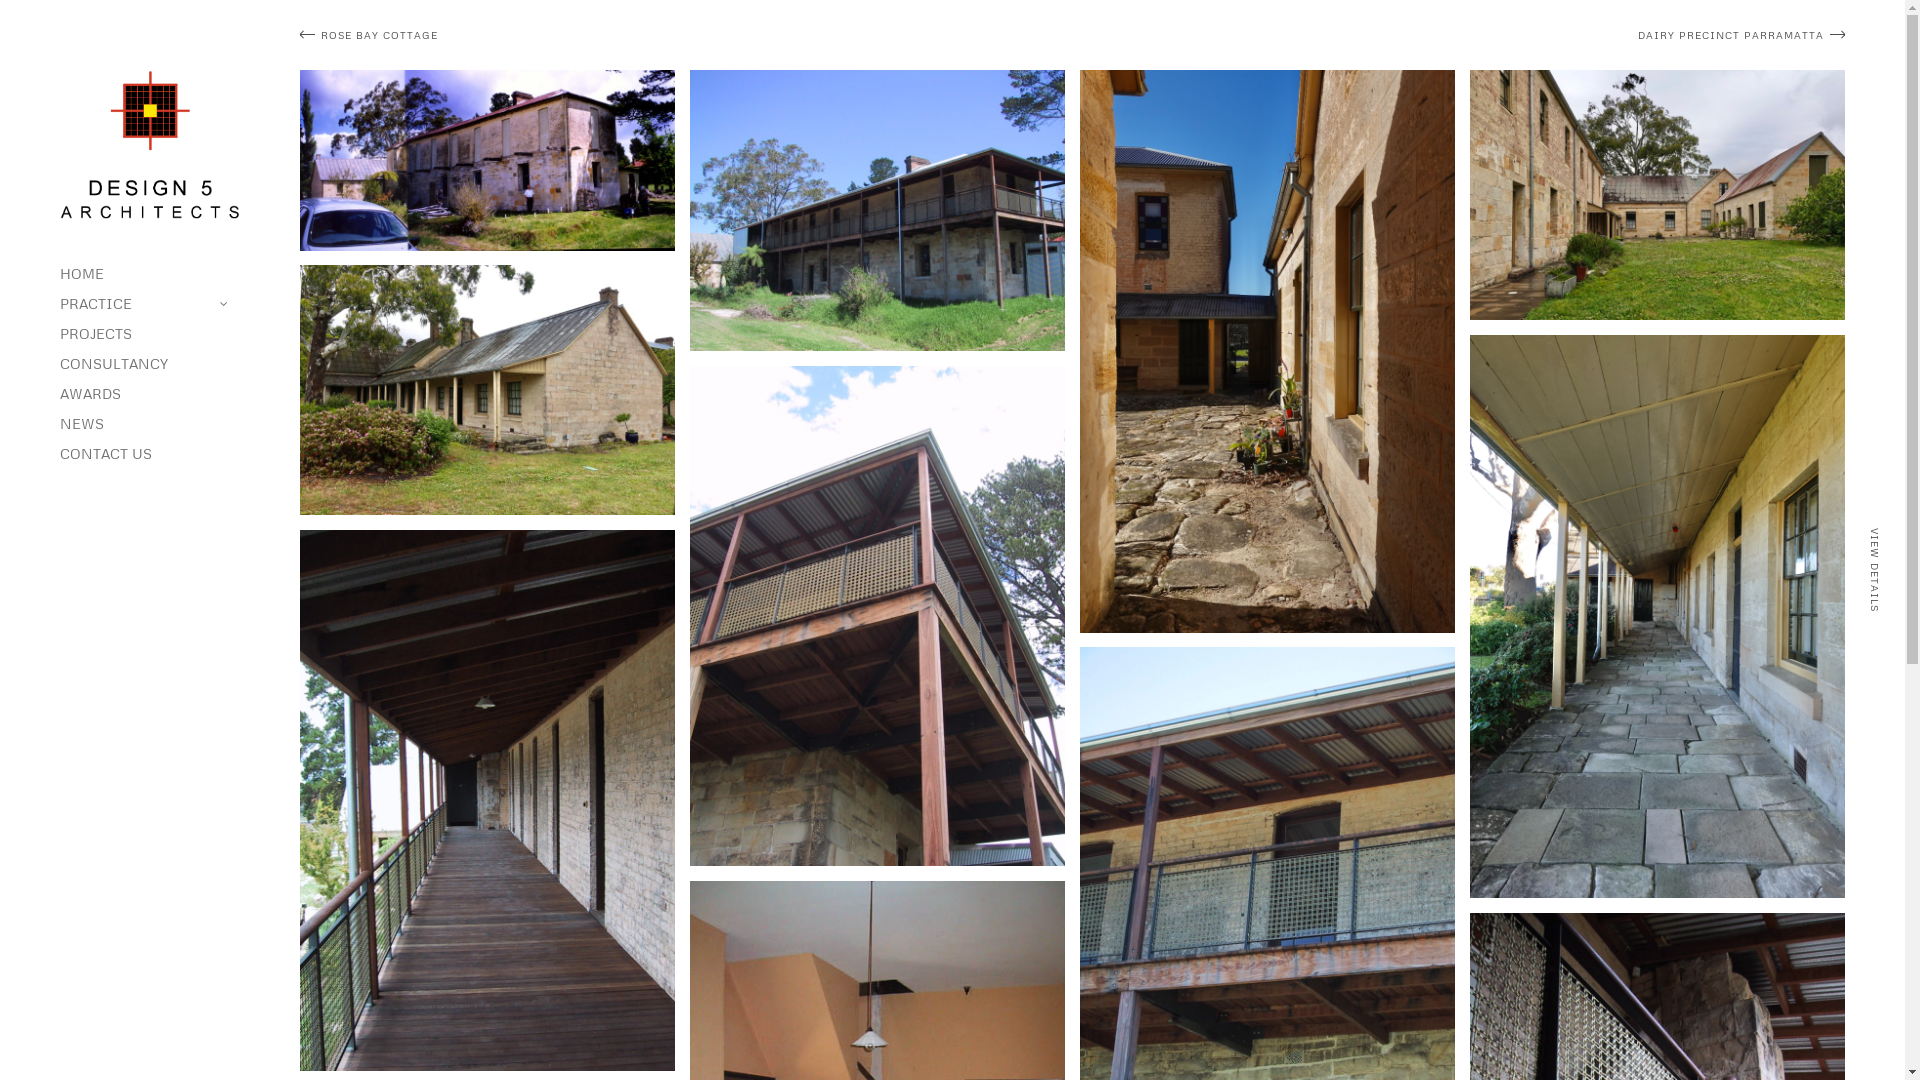 This screenshot has width=1920, height=1080. What do you see at coordinates (148, 273) in the screenshot?
I see `'HOME'` at bounding box center [148, 273].